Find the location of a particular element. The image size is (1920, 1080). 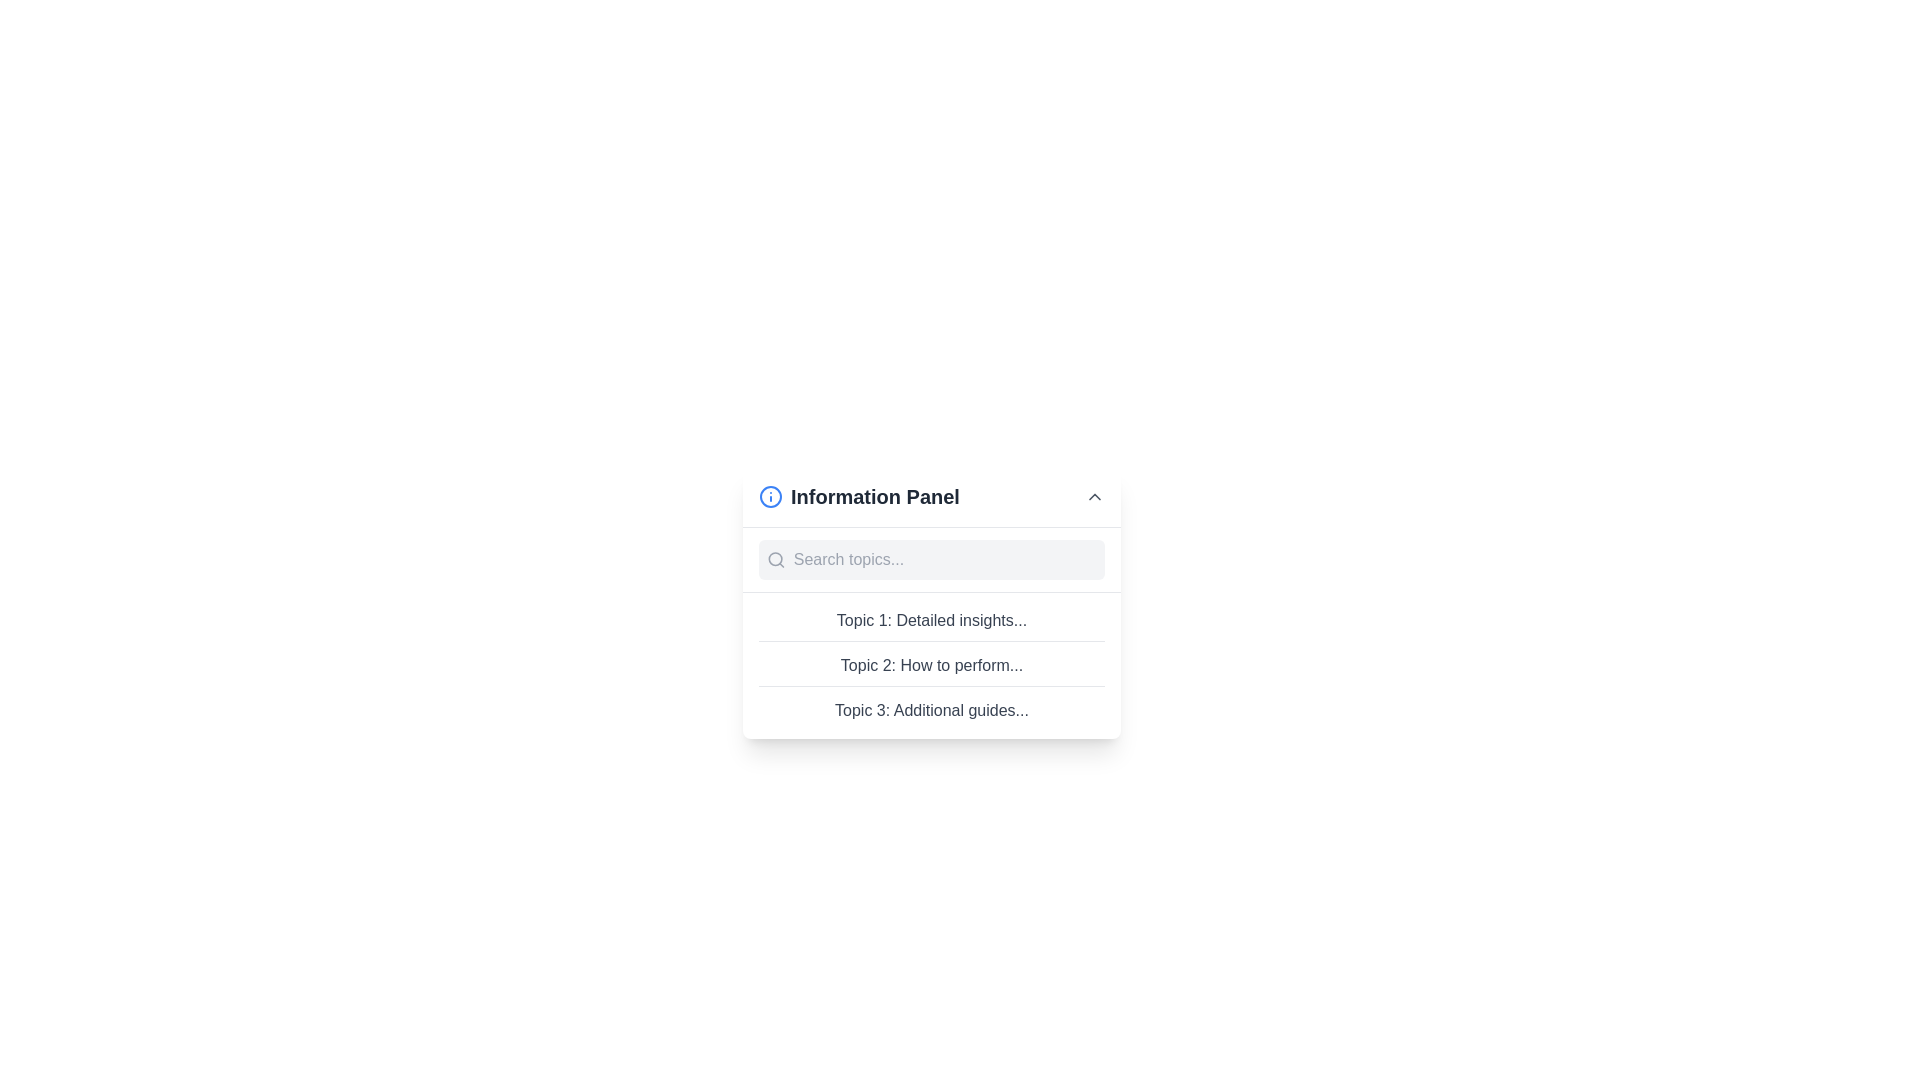

the decorative SVG circle that visually supports the Information Panel, positioned to the left of the panel's title text is located at coordinates (770, 496).